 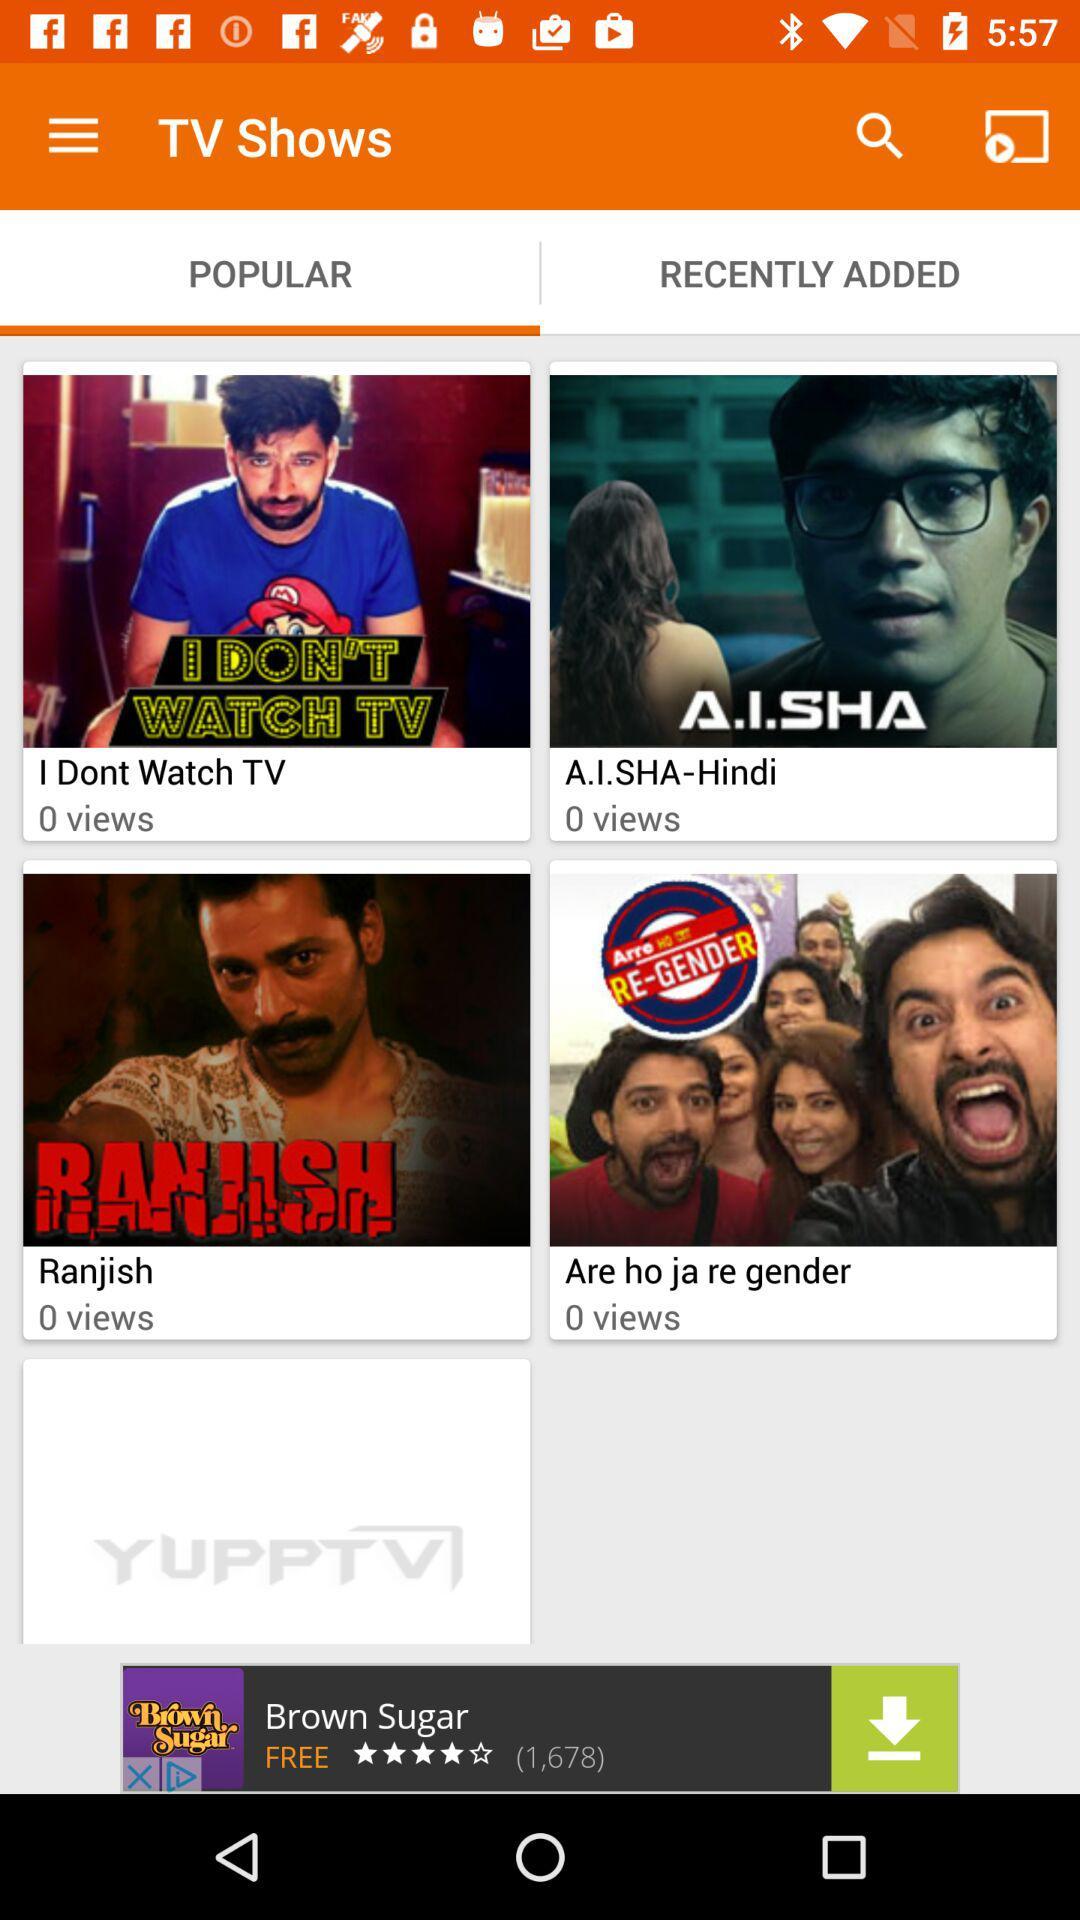 What do you see at coordinates (540, 1727) in the screenshot?
I see `advertisement` at bounding box center [540, 1727].